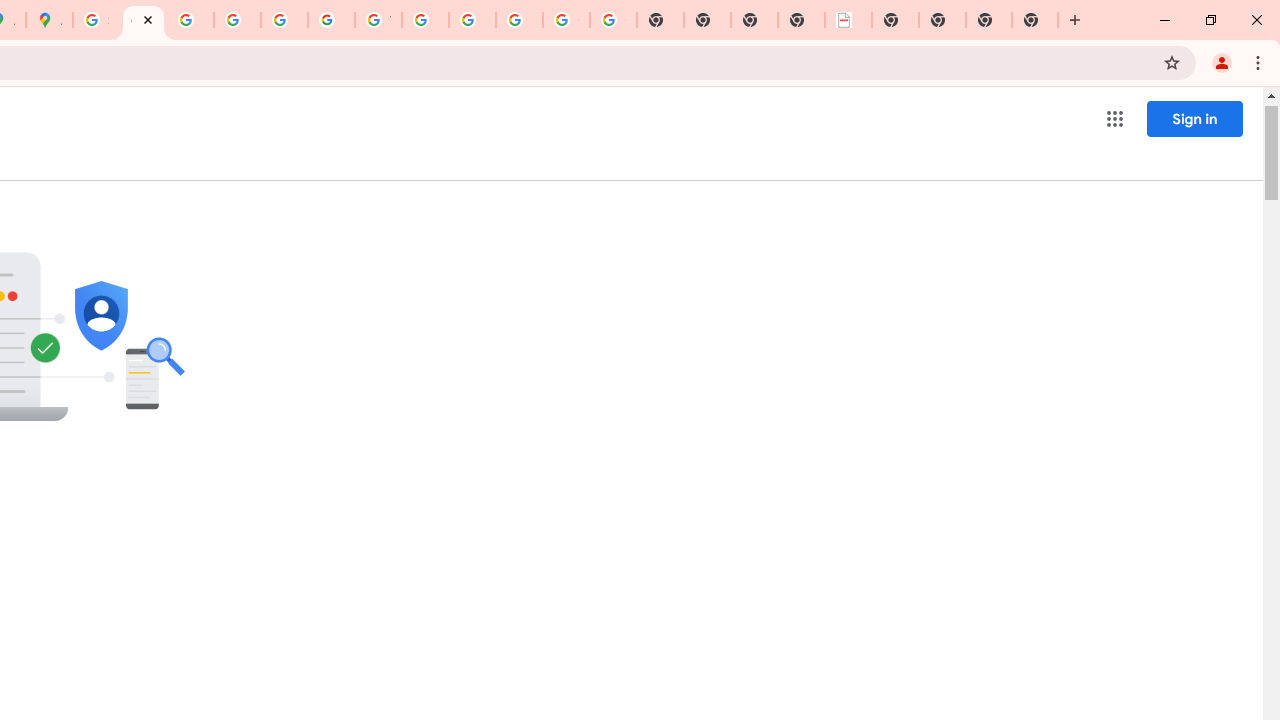  What do you see at coordinates (848, 20) in the screenshot?
I see `'LAAD Defence & Security 2025 | BAE Systems'` at bounding box center [848, 20].